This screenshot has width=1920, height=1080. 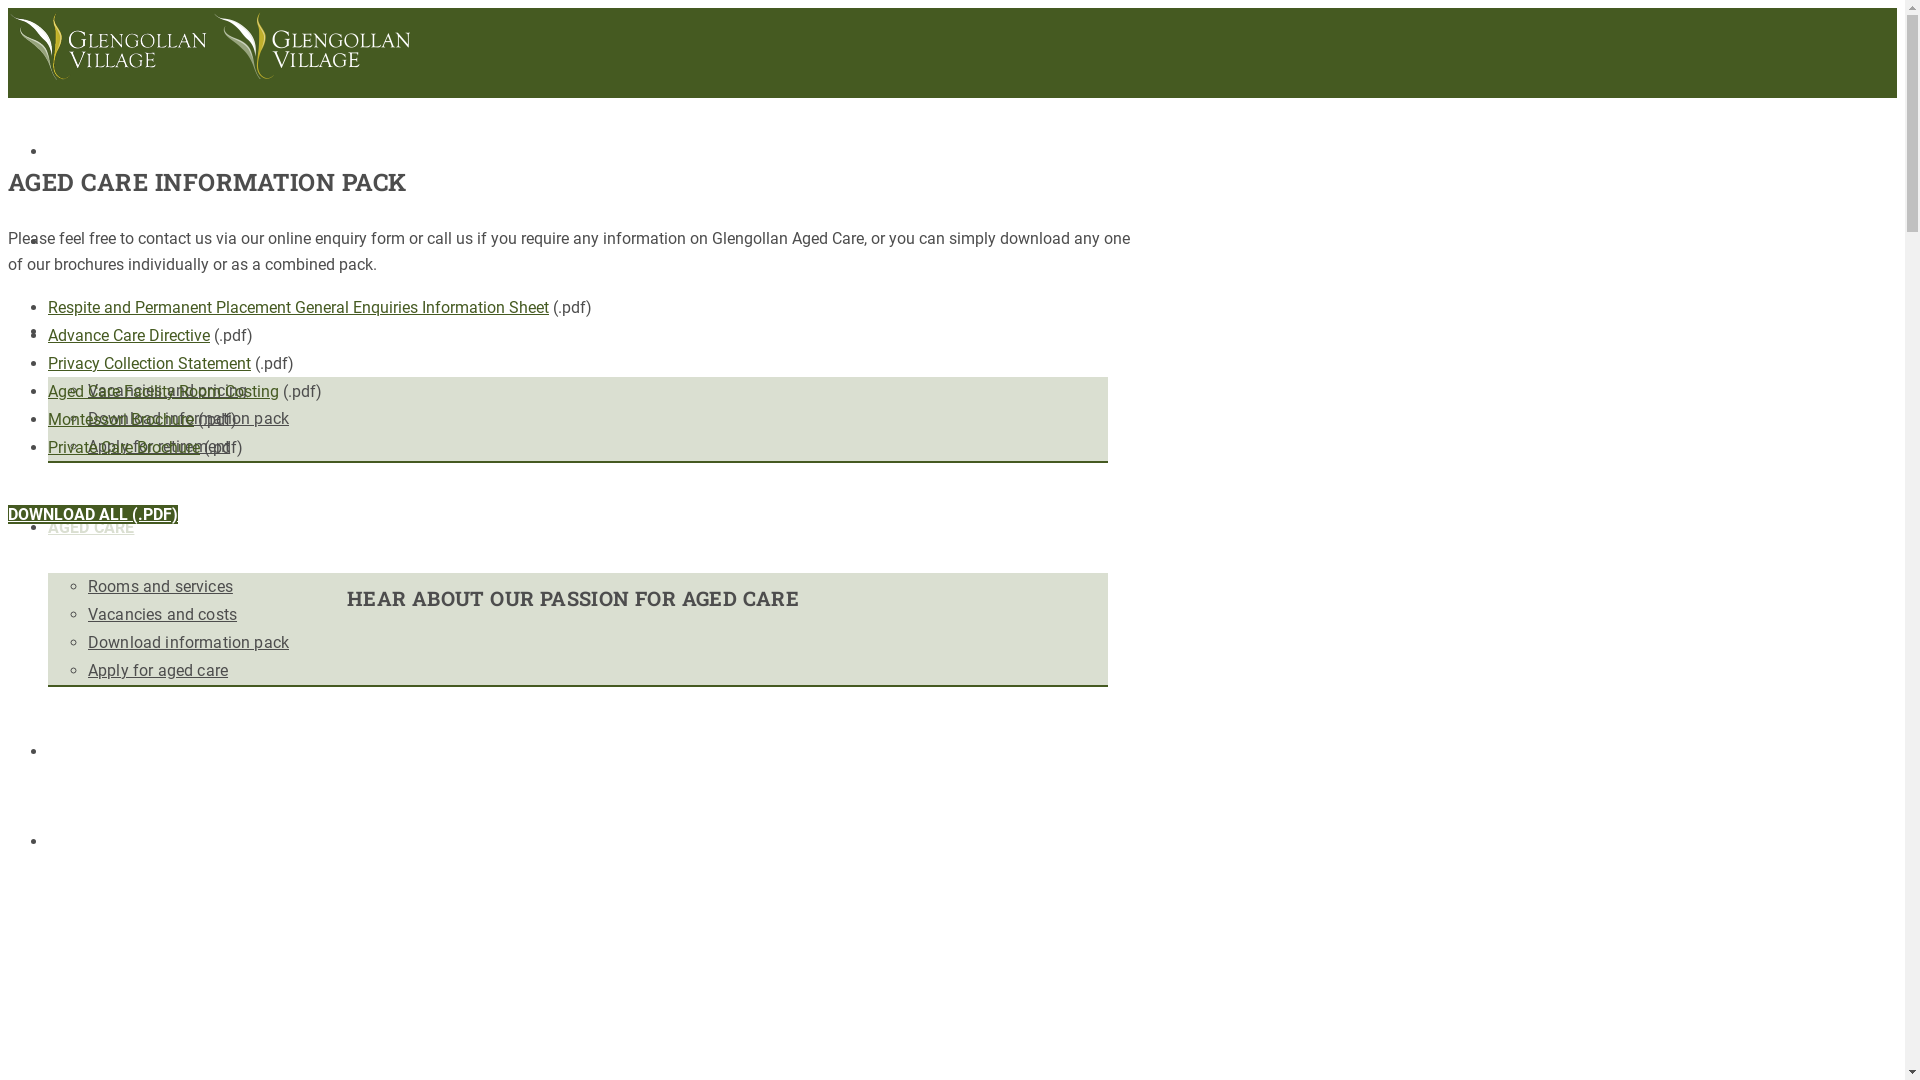 I want to click on 'Vacancies and pricing', so click(x=167, y=390).